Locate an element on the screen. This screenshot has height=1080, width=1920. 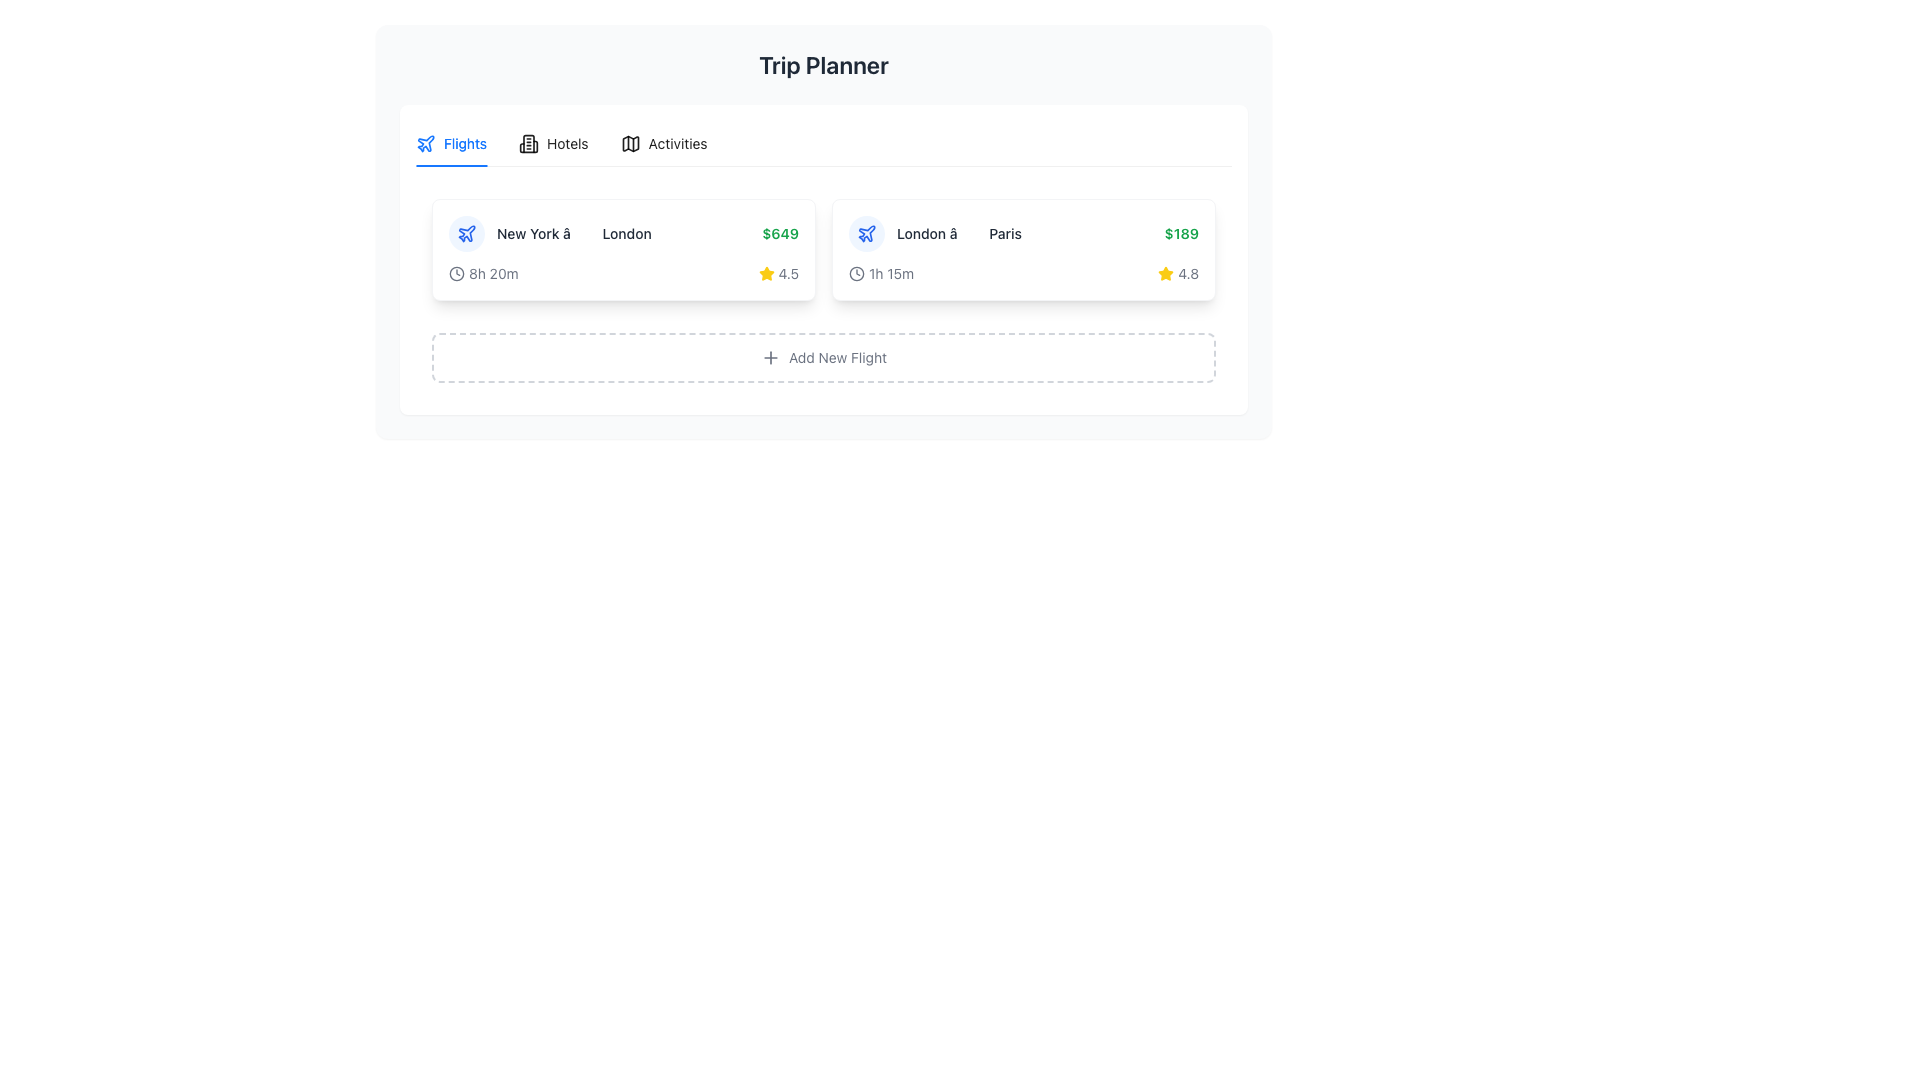
the 'Add New Flight' button, which is a rectangular button with a dashed border and a '+' icon, located below the list of flights, to initiate adding a new flight is located at coordinates (824, 357).